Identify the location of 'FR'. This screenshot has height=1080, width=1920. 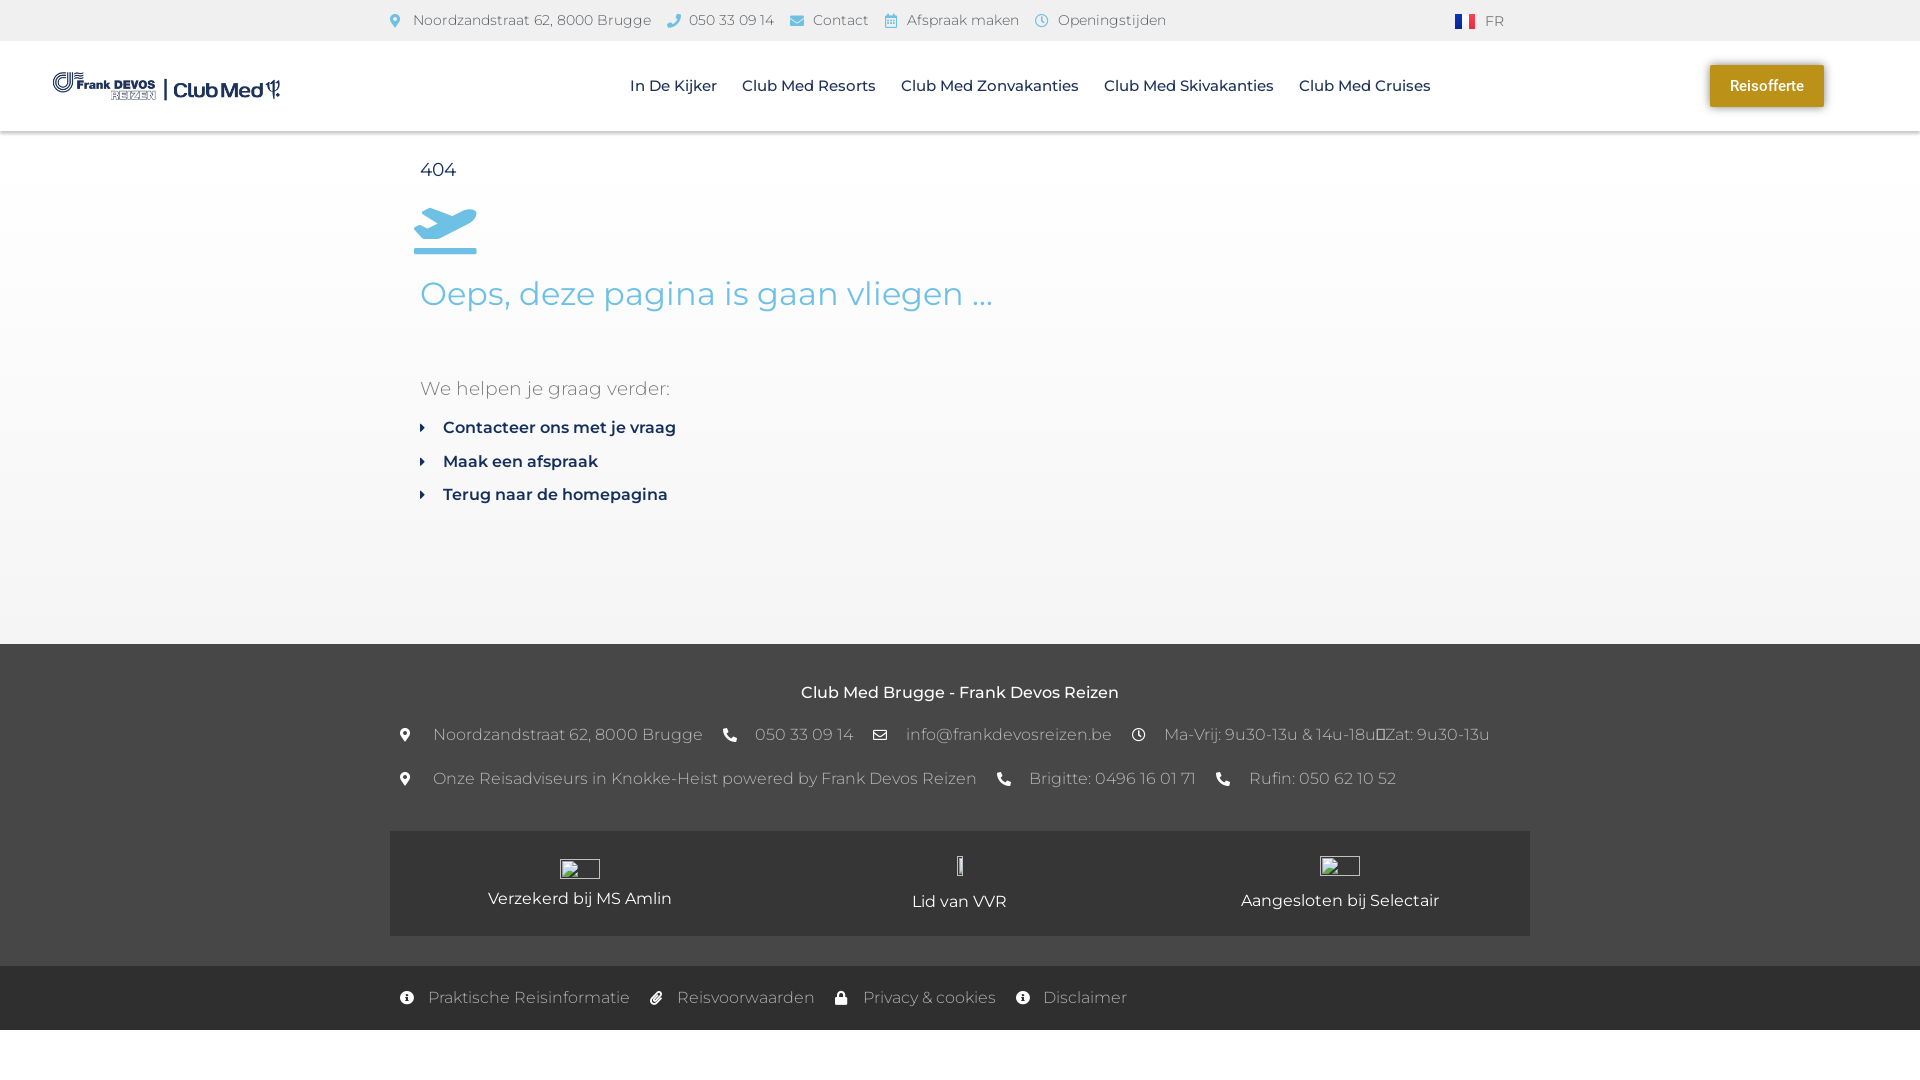
(1479, 20).